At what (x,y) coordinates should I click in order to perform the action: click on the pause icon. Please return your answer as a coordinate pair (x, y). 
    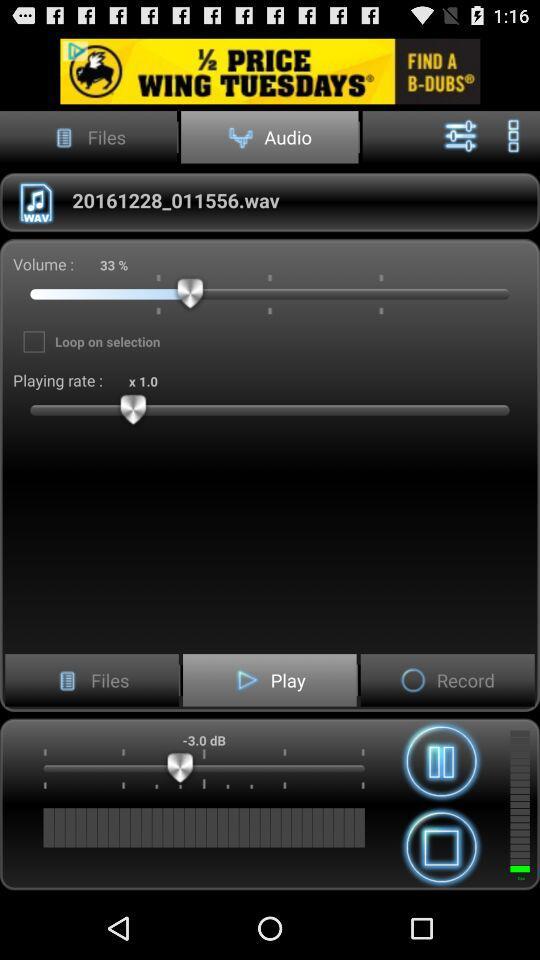
    Looking at the image, I should click on (441, 814).